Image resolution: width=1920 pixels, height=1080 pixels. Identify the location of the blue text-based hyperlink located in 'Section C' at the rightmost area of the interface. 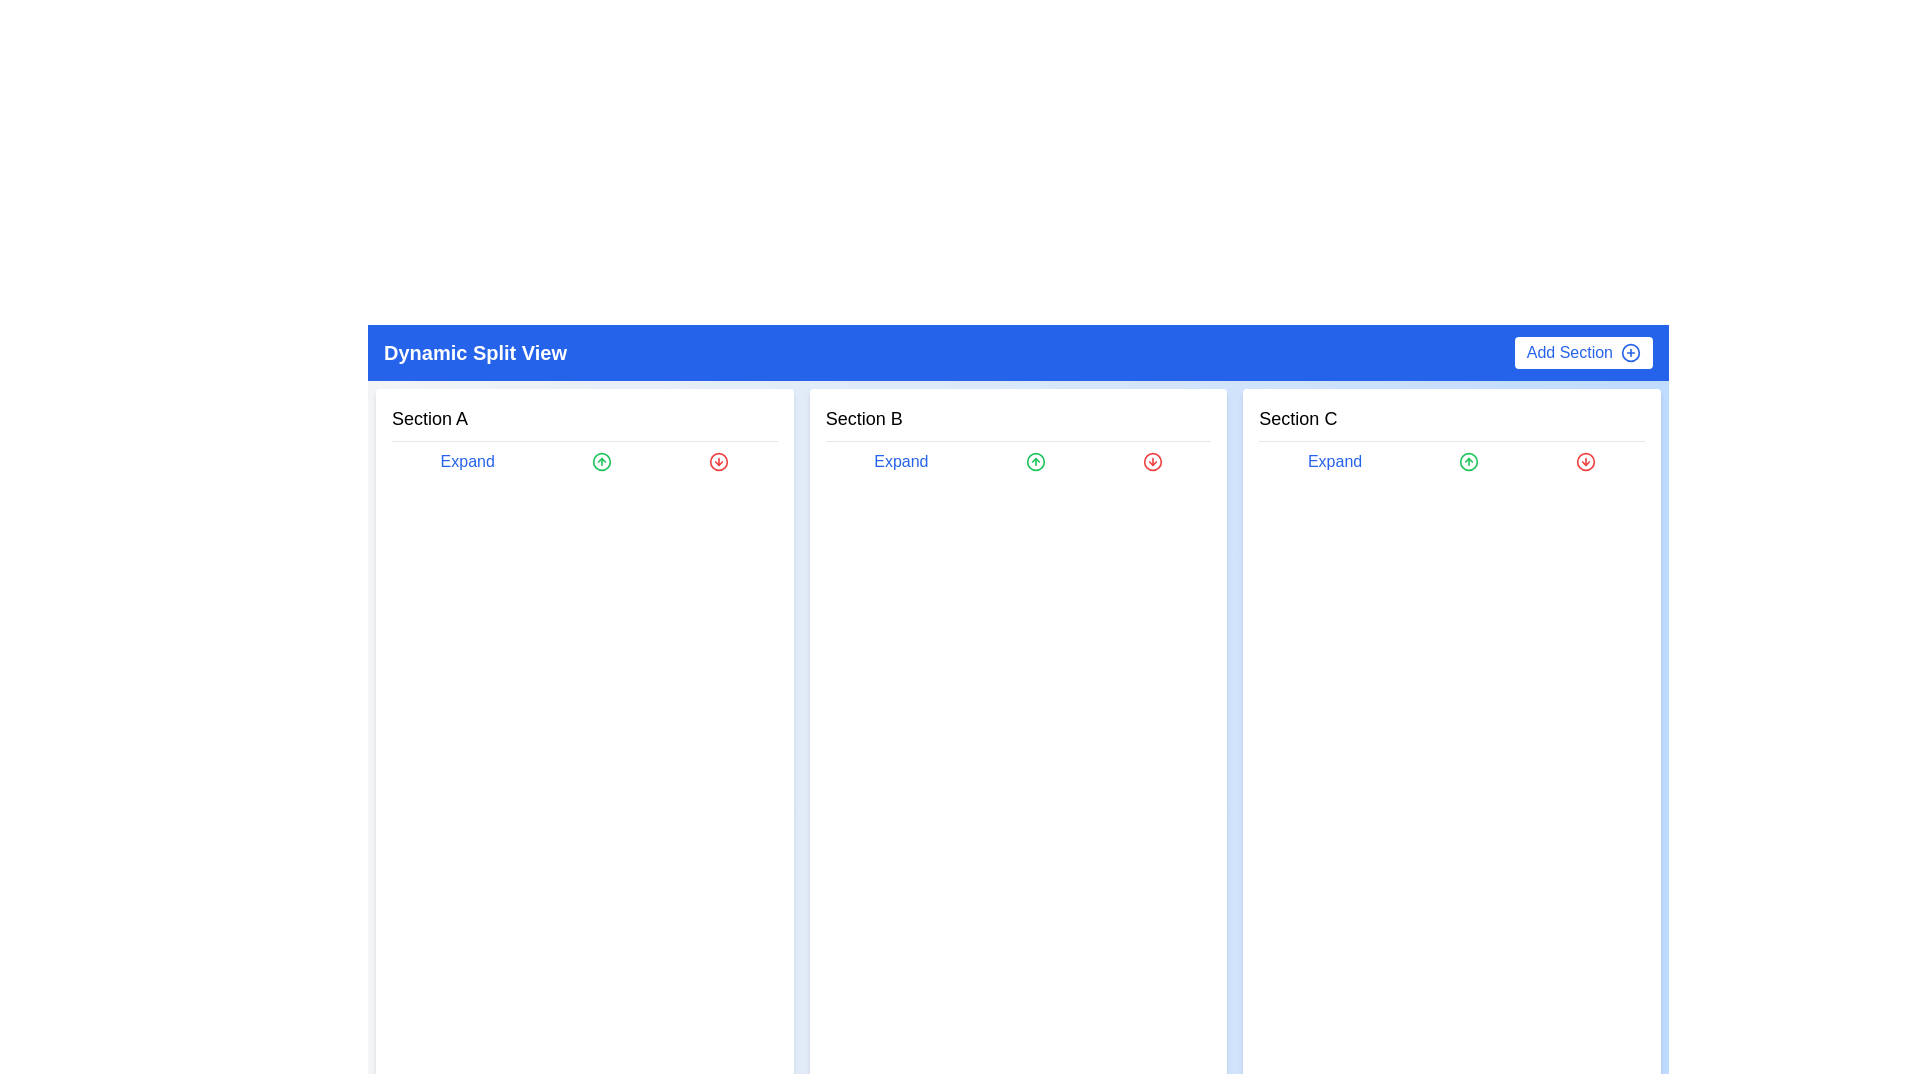
(1334, 462).